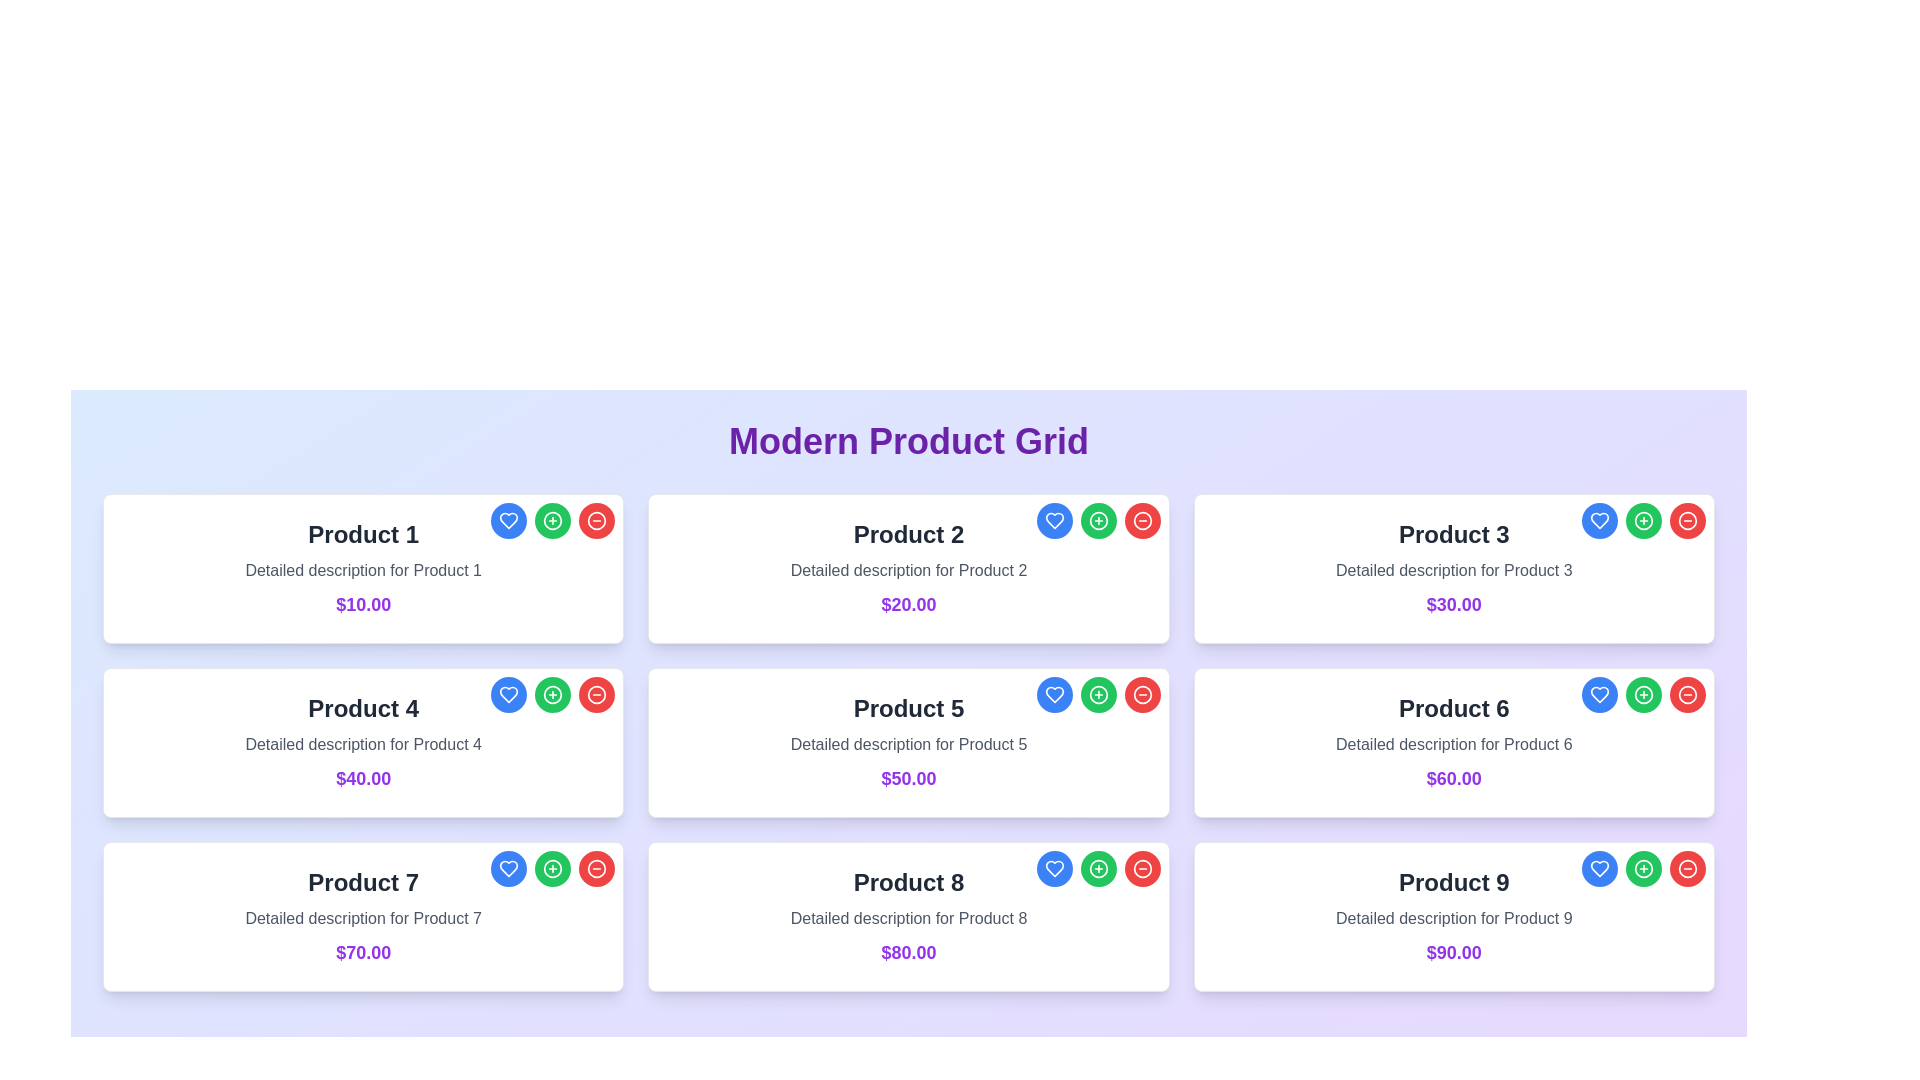 This screenshot has width=1920, height=1080. Describe the element at coordinates (1097, 519) in the screenshot. I see `the circular green button with a plus icon located at the top-right corner of the card for 'Product 2'` at that location.